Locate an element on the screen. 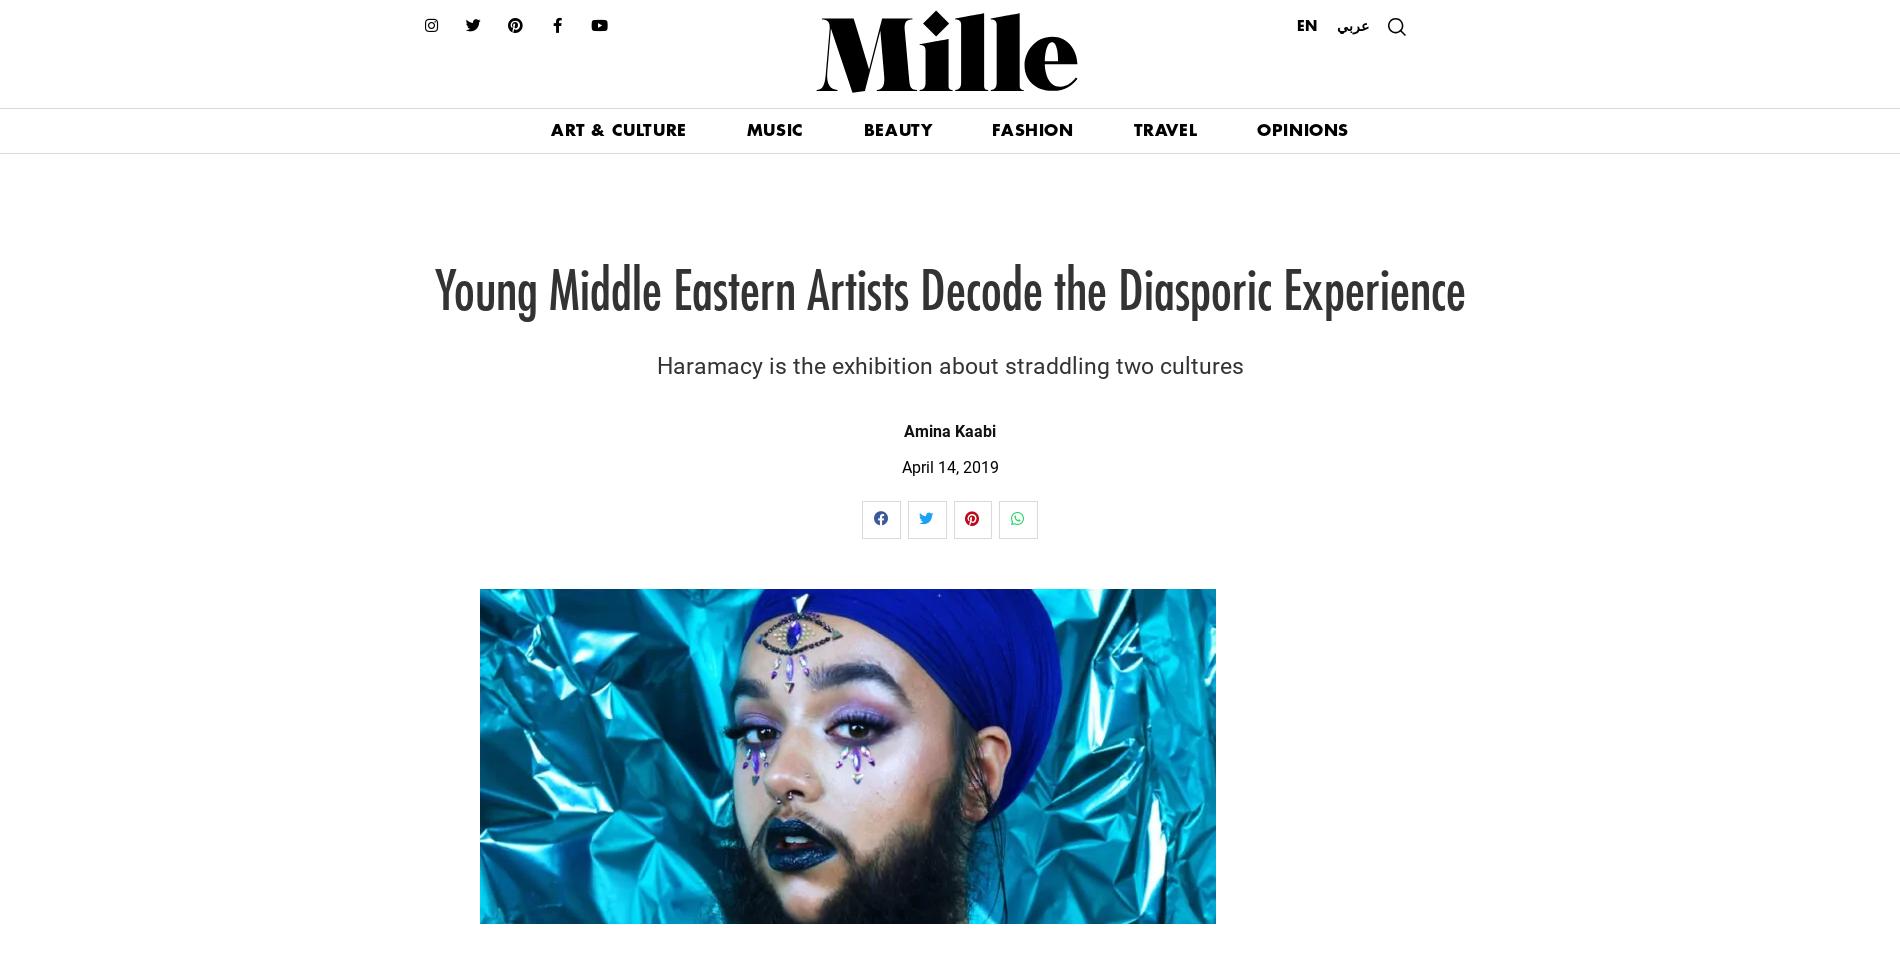  'Young Middle Eastern Artists Decode the Diasporic Experience' is located at coordinates (432, 292).